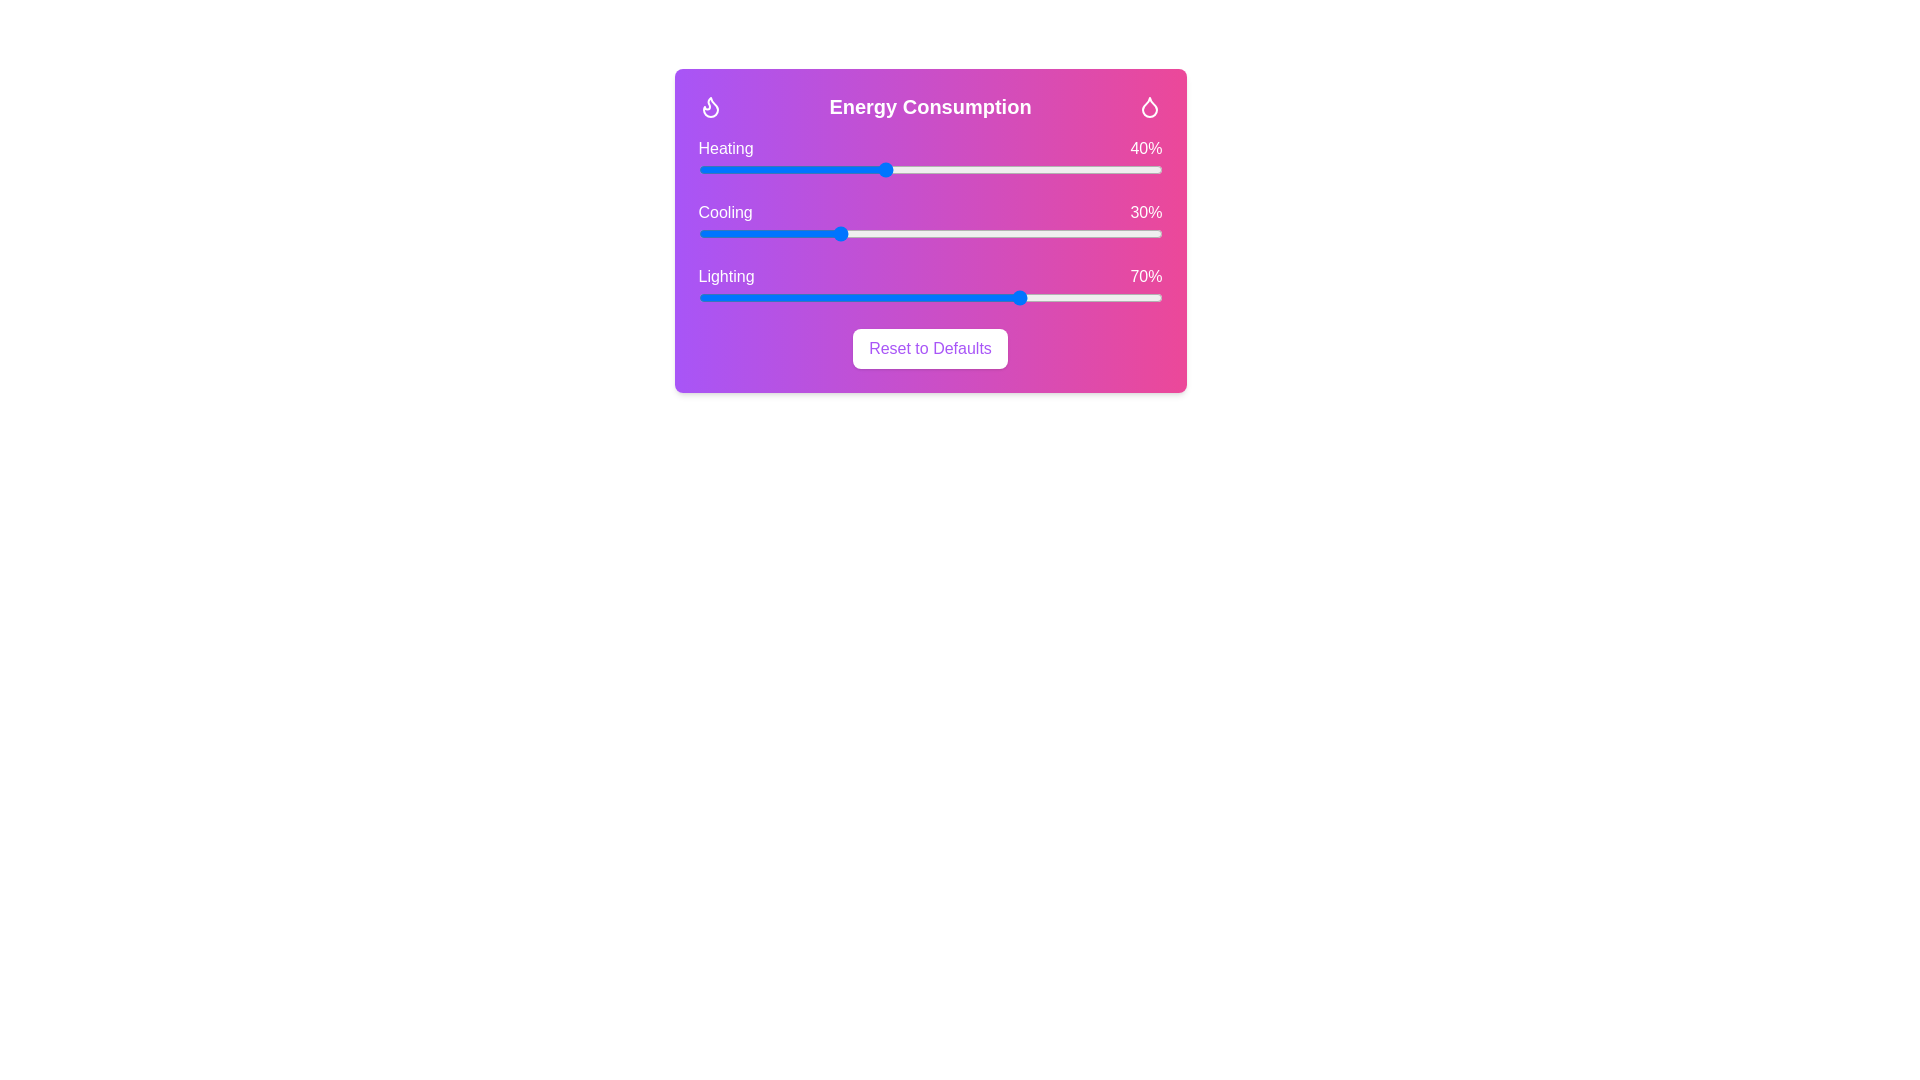 The image size is (1920, 1080). I want to click on the 'Heating' slider to 59%, so click(972, 168).